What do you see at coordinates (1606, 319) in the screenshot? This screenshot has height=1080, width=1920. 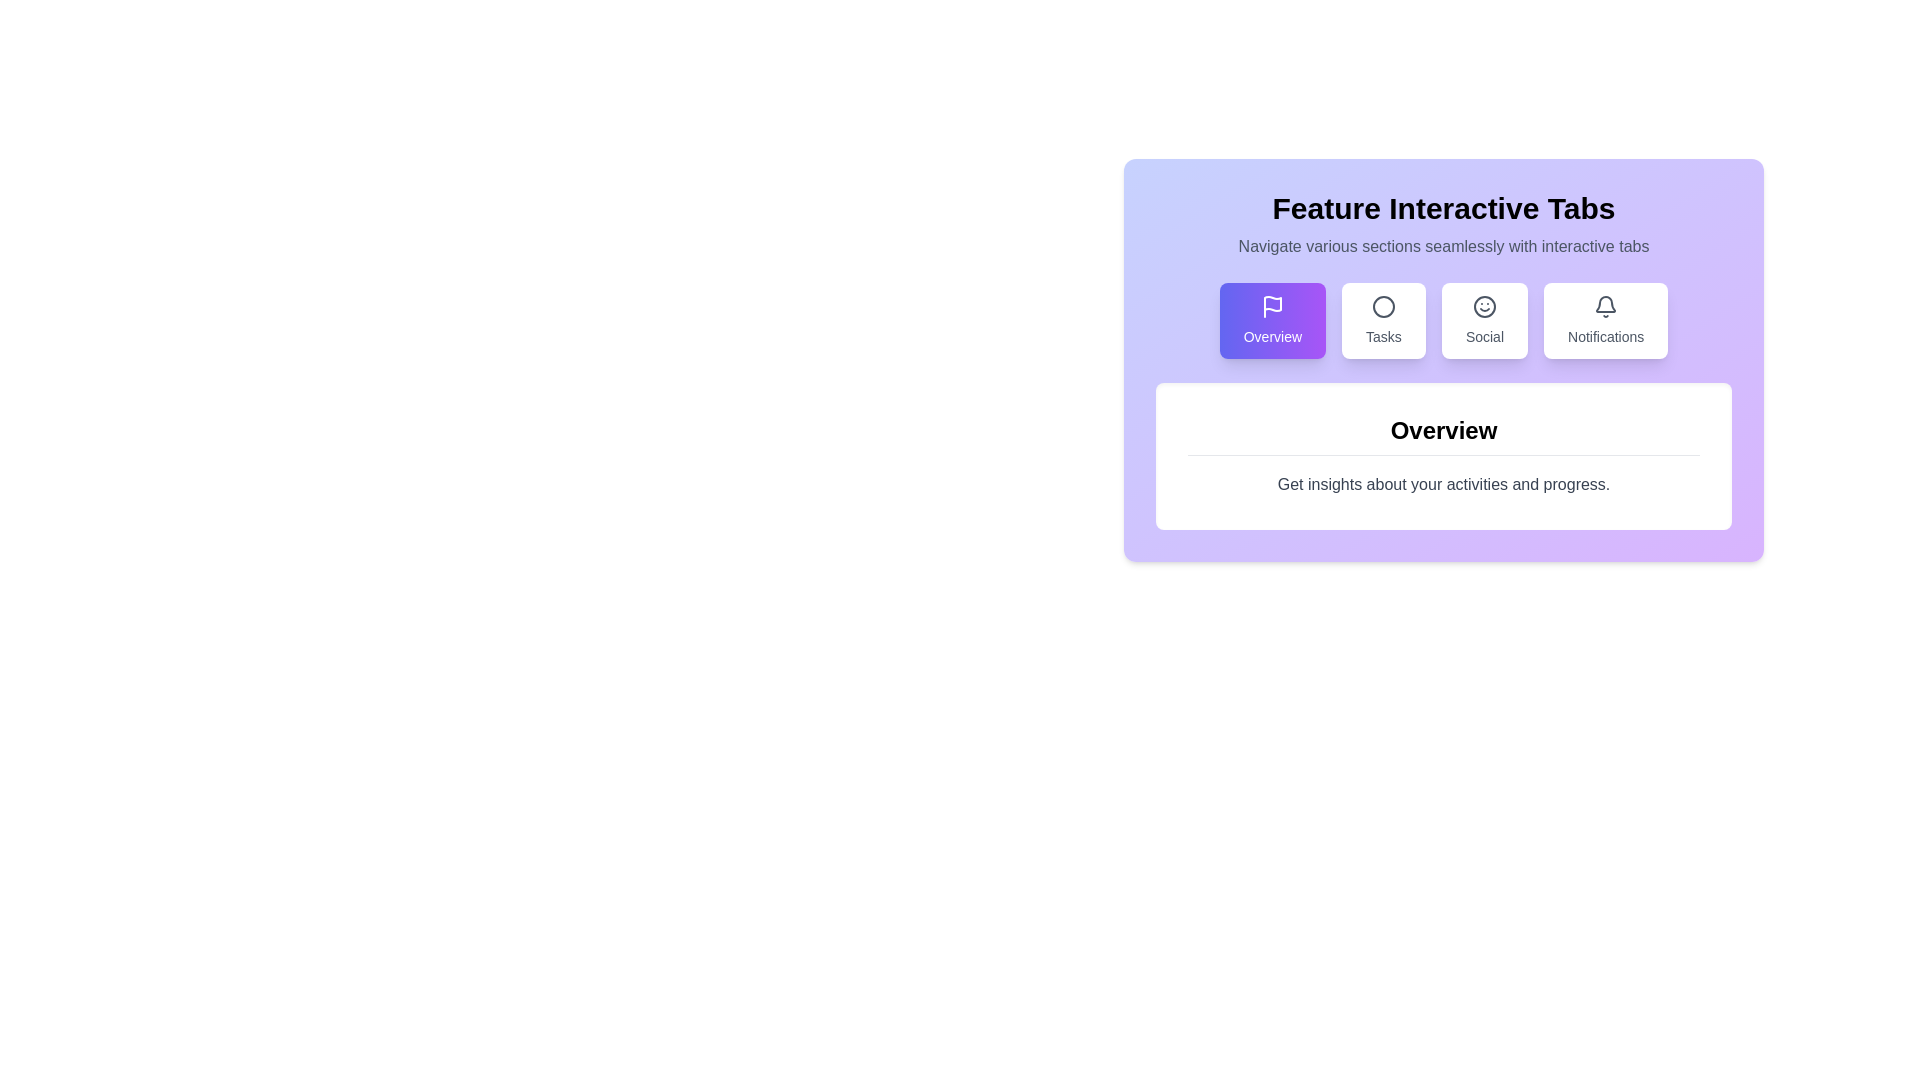 I see `the 'Notifications' button, which has a white background, rounded borders, and a bell icon above the text` at bounding box center [1606, 319].